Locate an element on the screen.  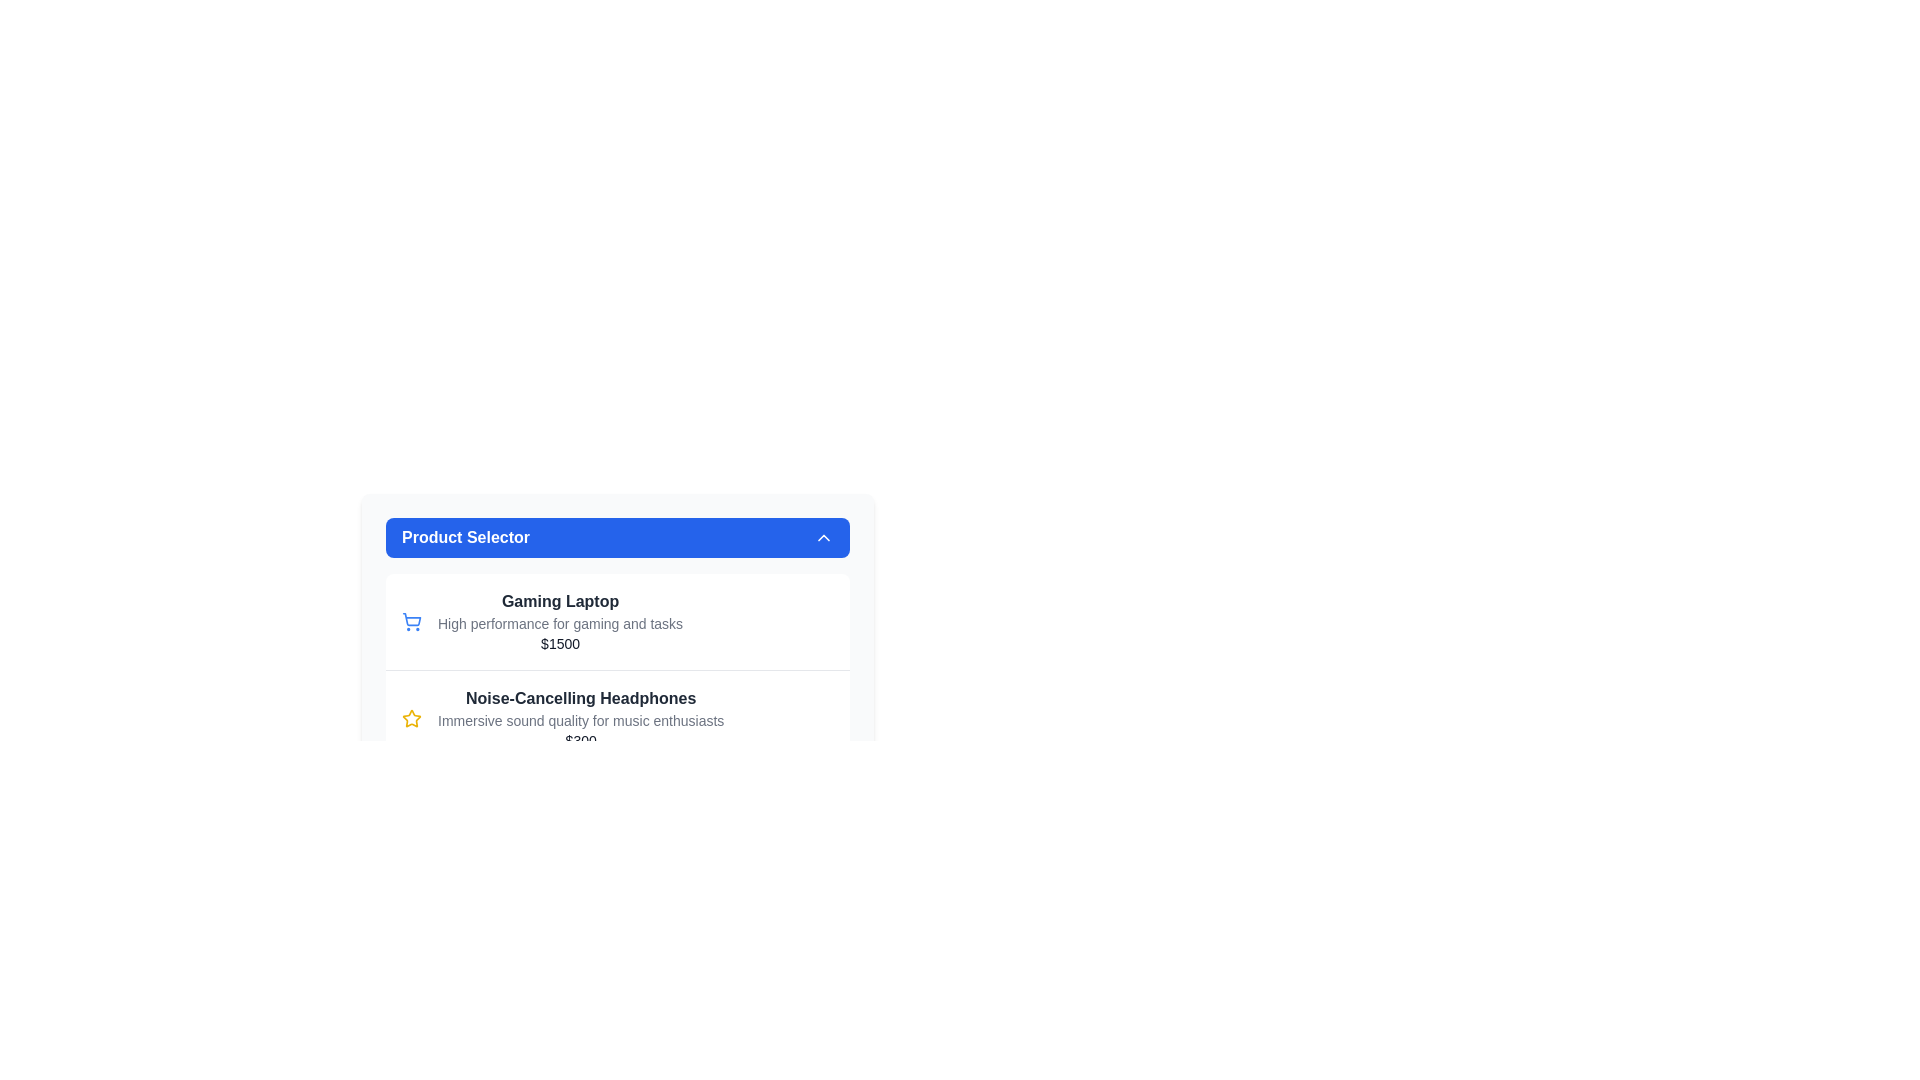
text label that displays the product name 'Noise-Cancelling Headphones', which is bold and dark gray, positioned above the subtitle and price in the product entry list is located at coordinates (580, 697).